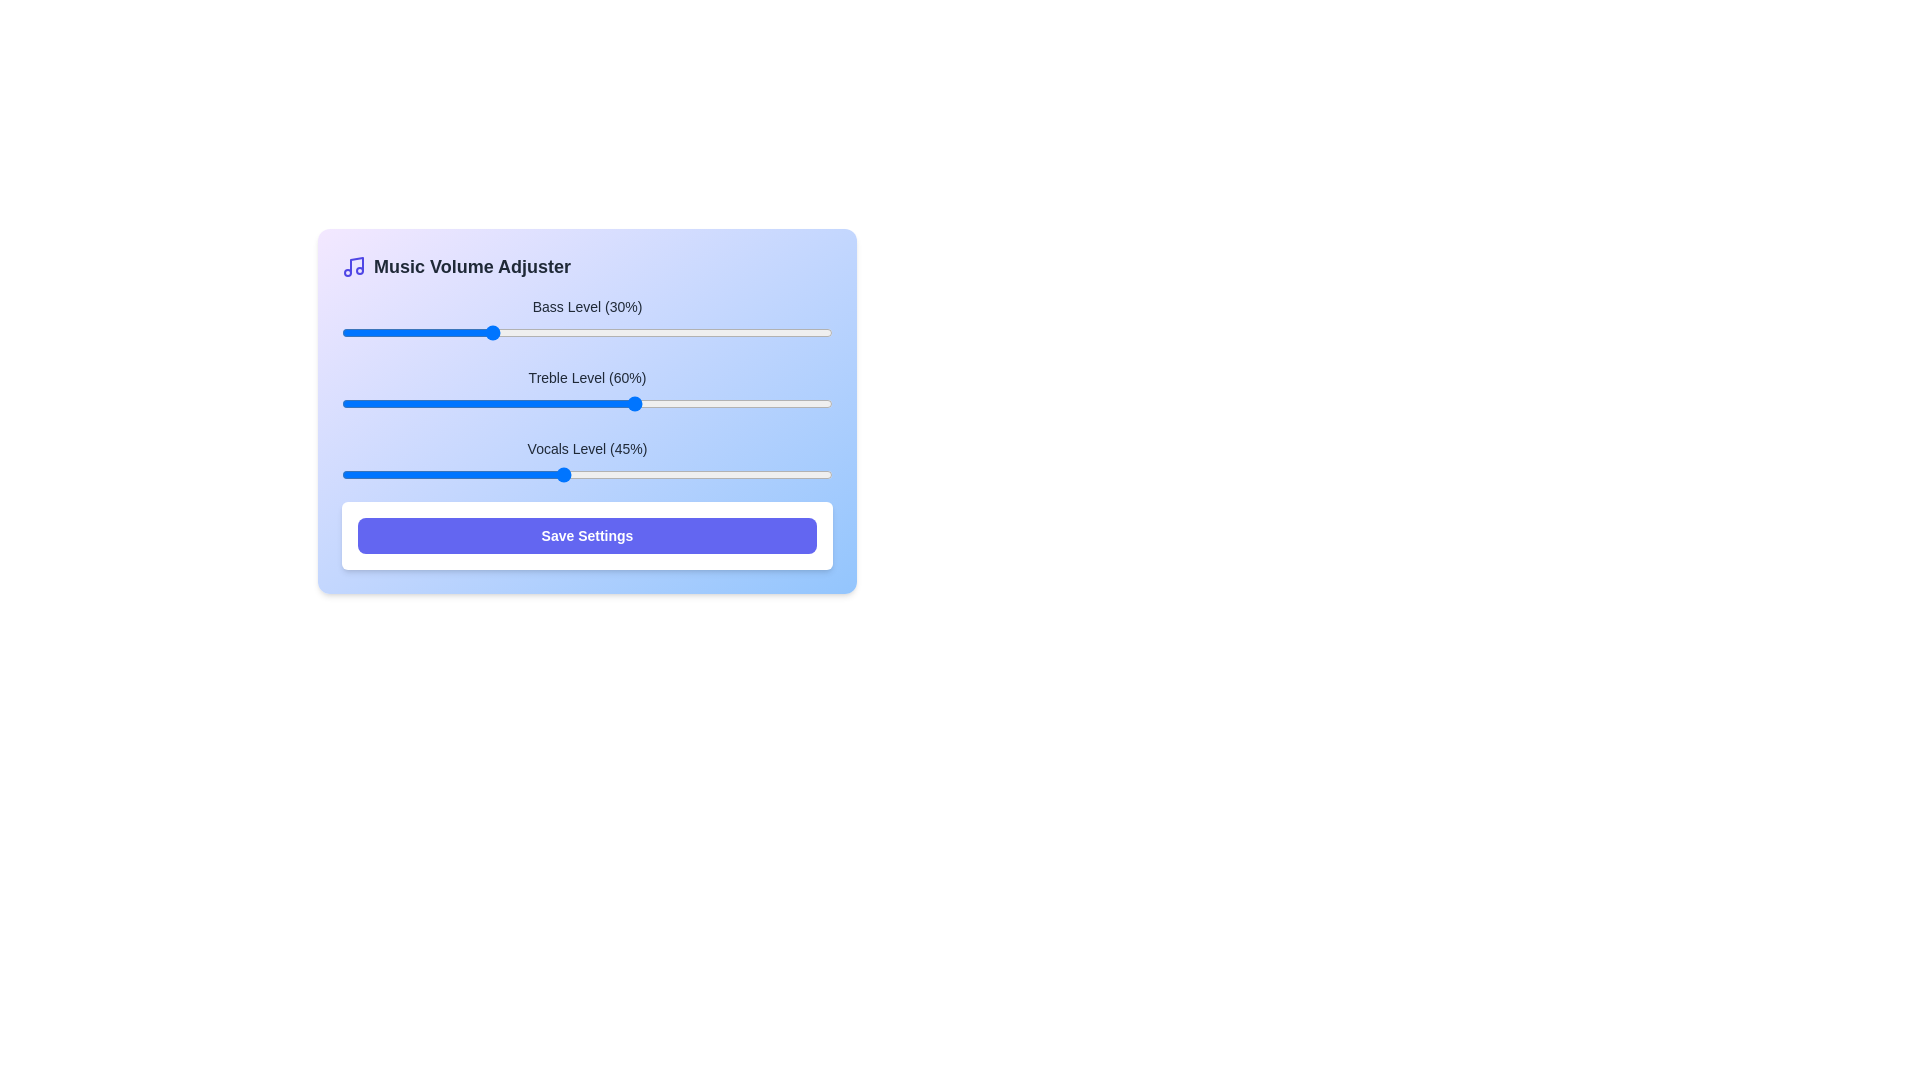  I want to click on the Vocals Level slider, so click(715, 474).